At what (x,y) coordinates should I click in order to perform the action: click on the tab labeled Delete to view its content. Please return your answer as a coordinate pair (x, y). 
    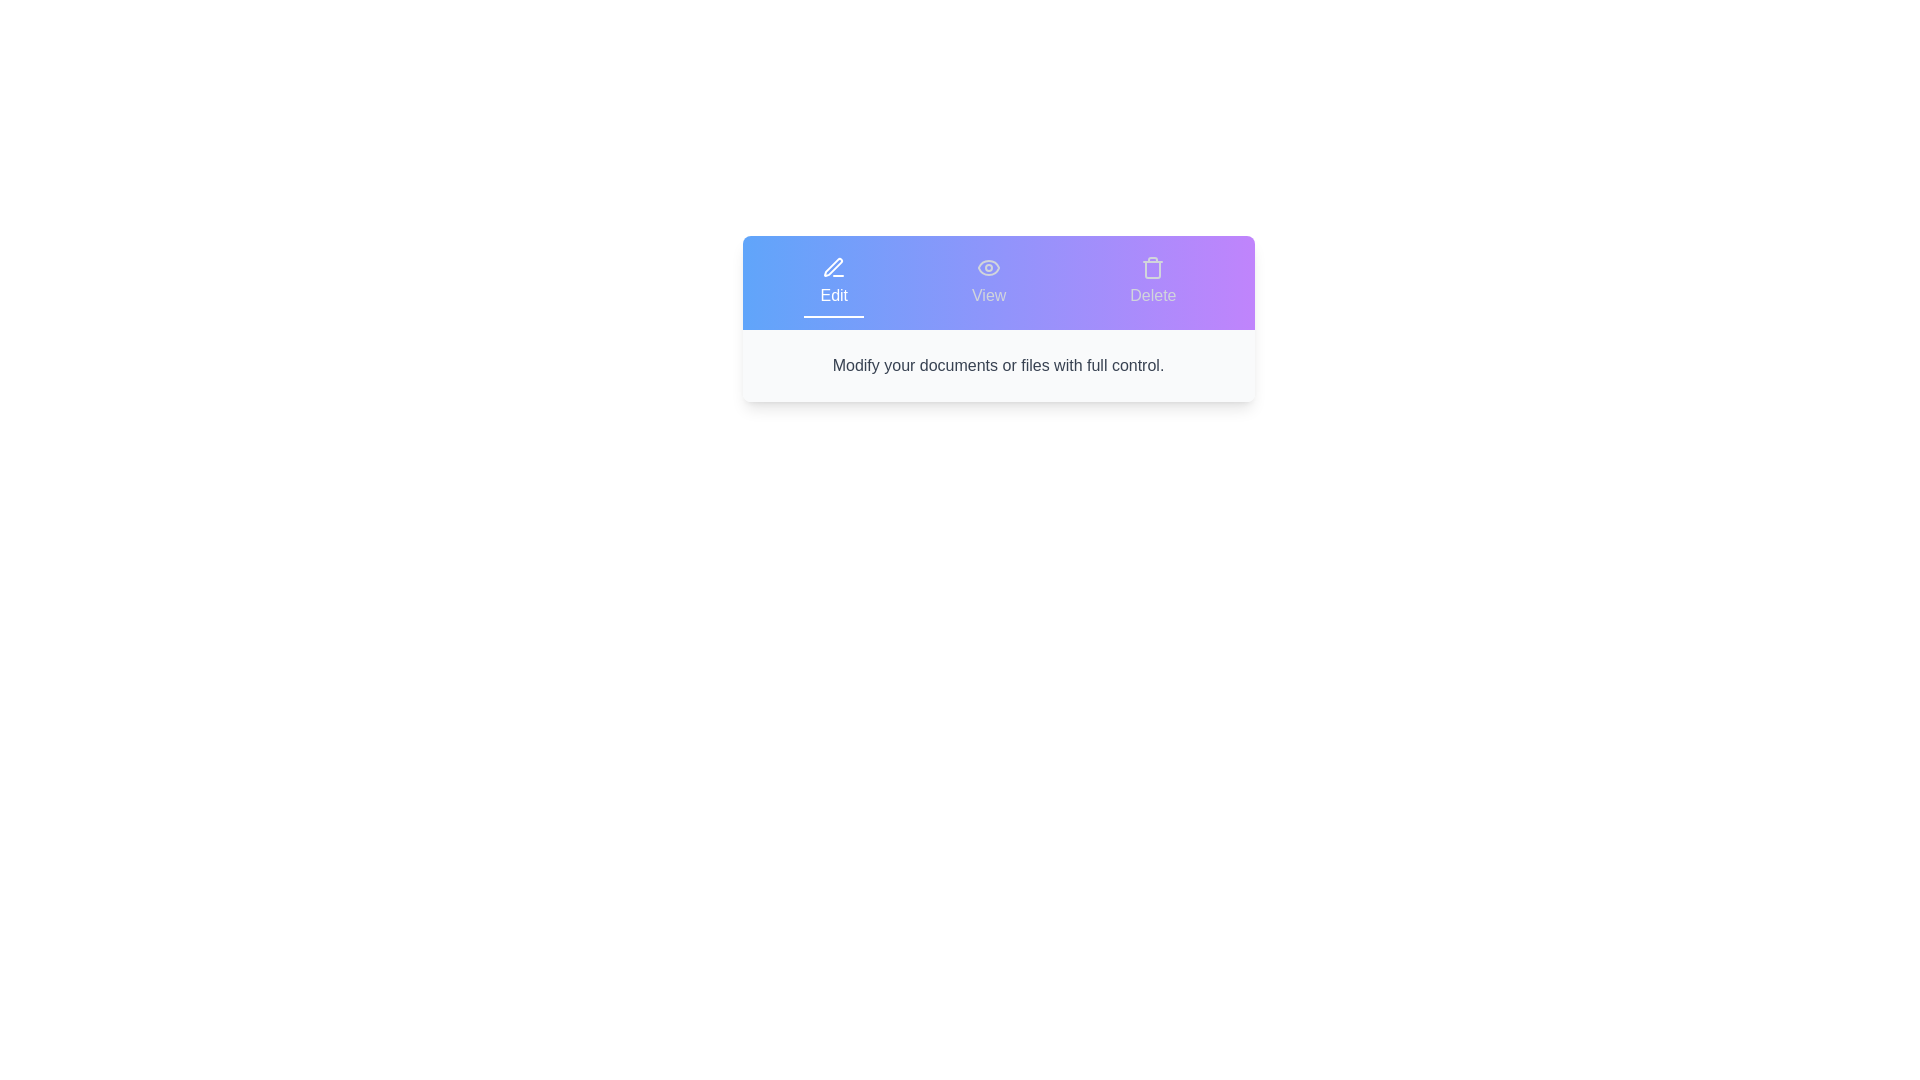
    Looking at the image, I should click on (1152, 282).